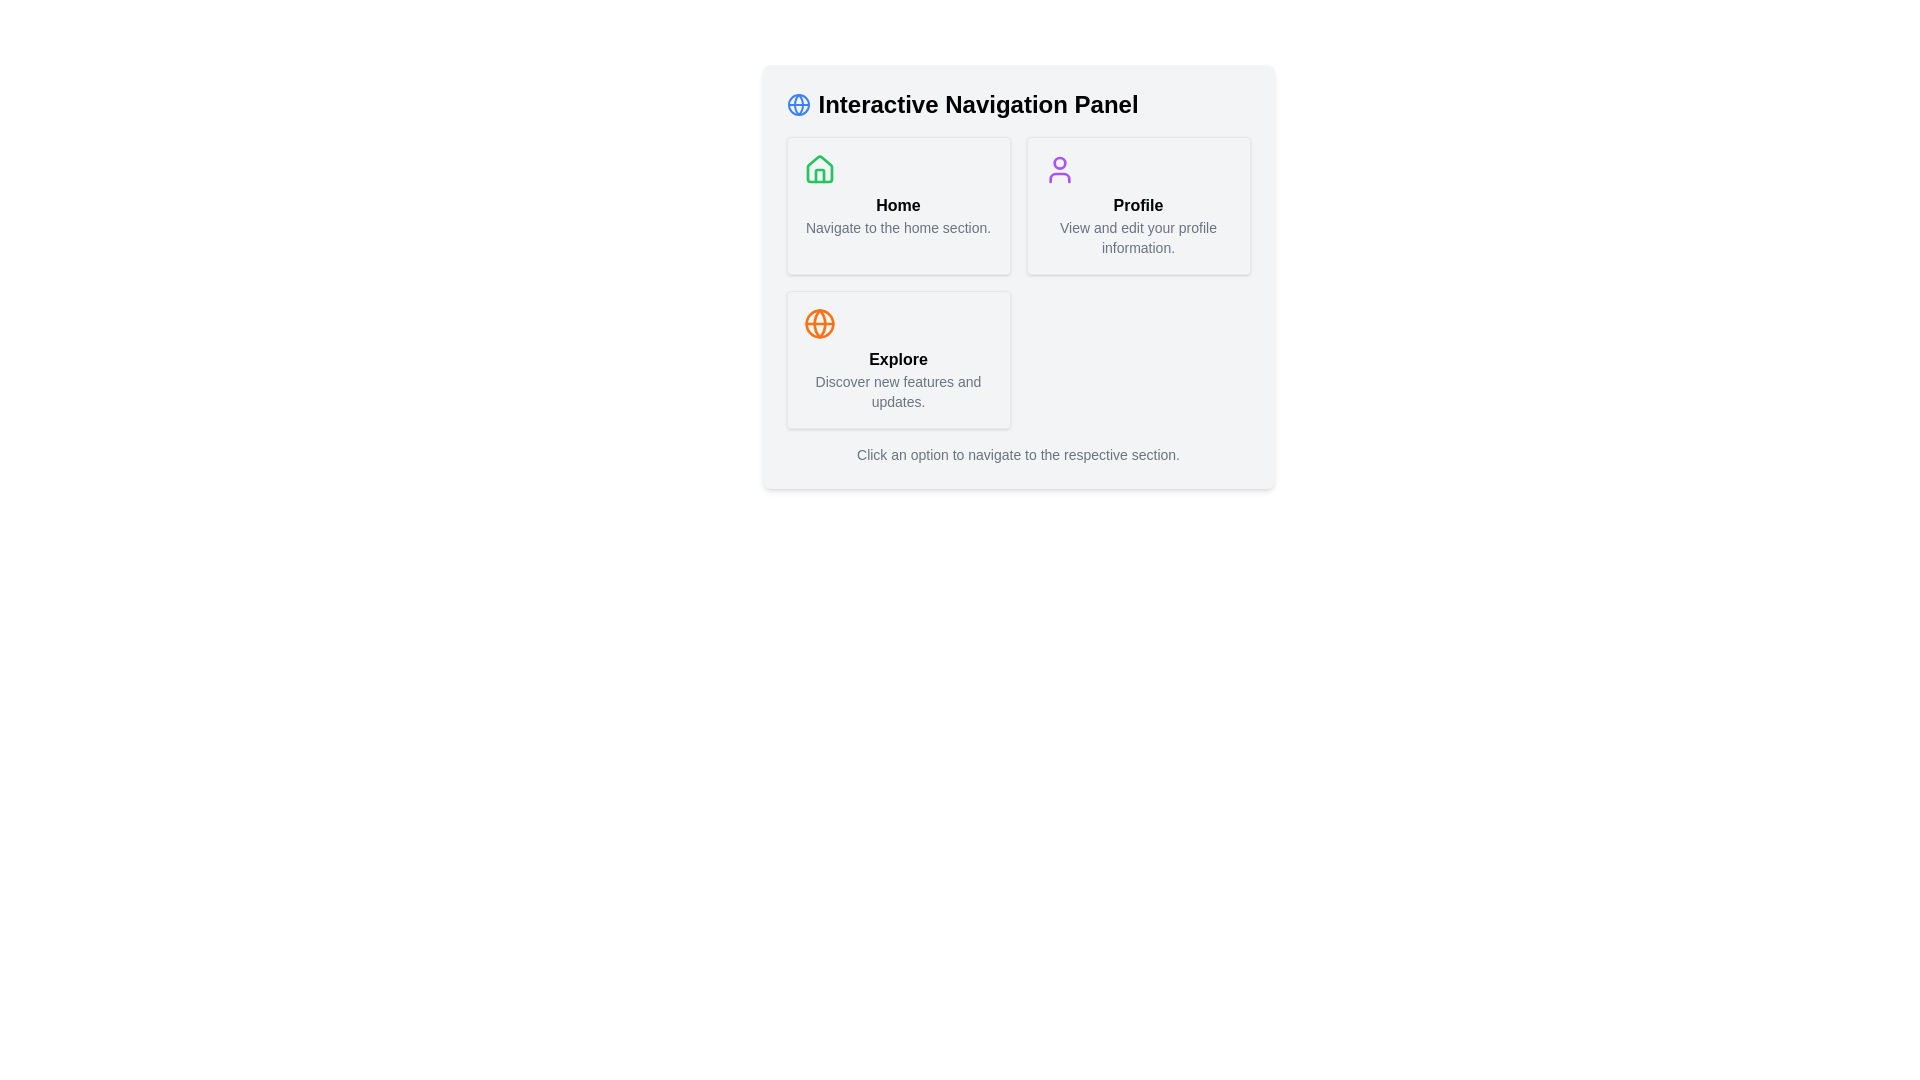 The width and height of the screenshot is (1920, 1080). I want to click on the SVG graphical circle that is part of the decorative design of the globe icon located at the top-left corner of the navigation panel, so click(819, 323).